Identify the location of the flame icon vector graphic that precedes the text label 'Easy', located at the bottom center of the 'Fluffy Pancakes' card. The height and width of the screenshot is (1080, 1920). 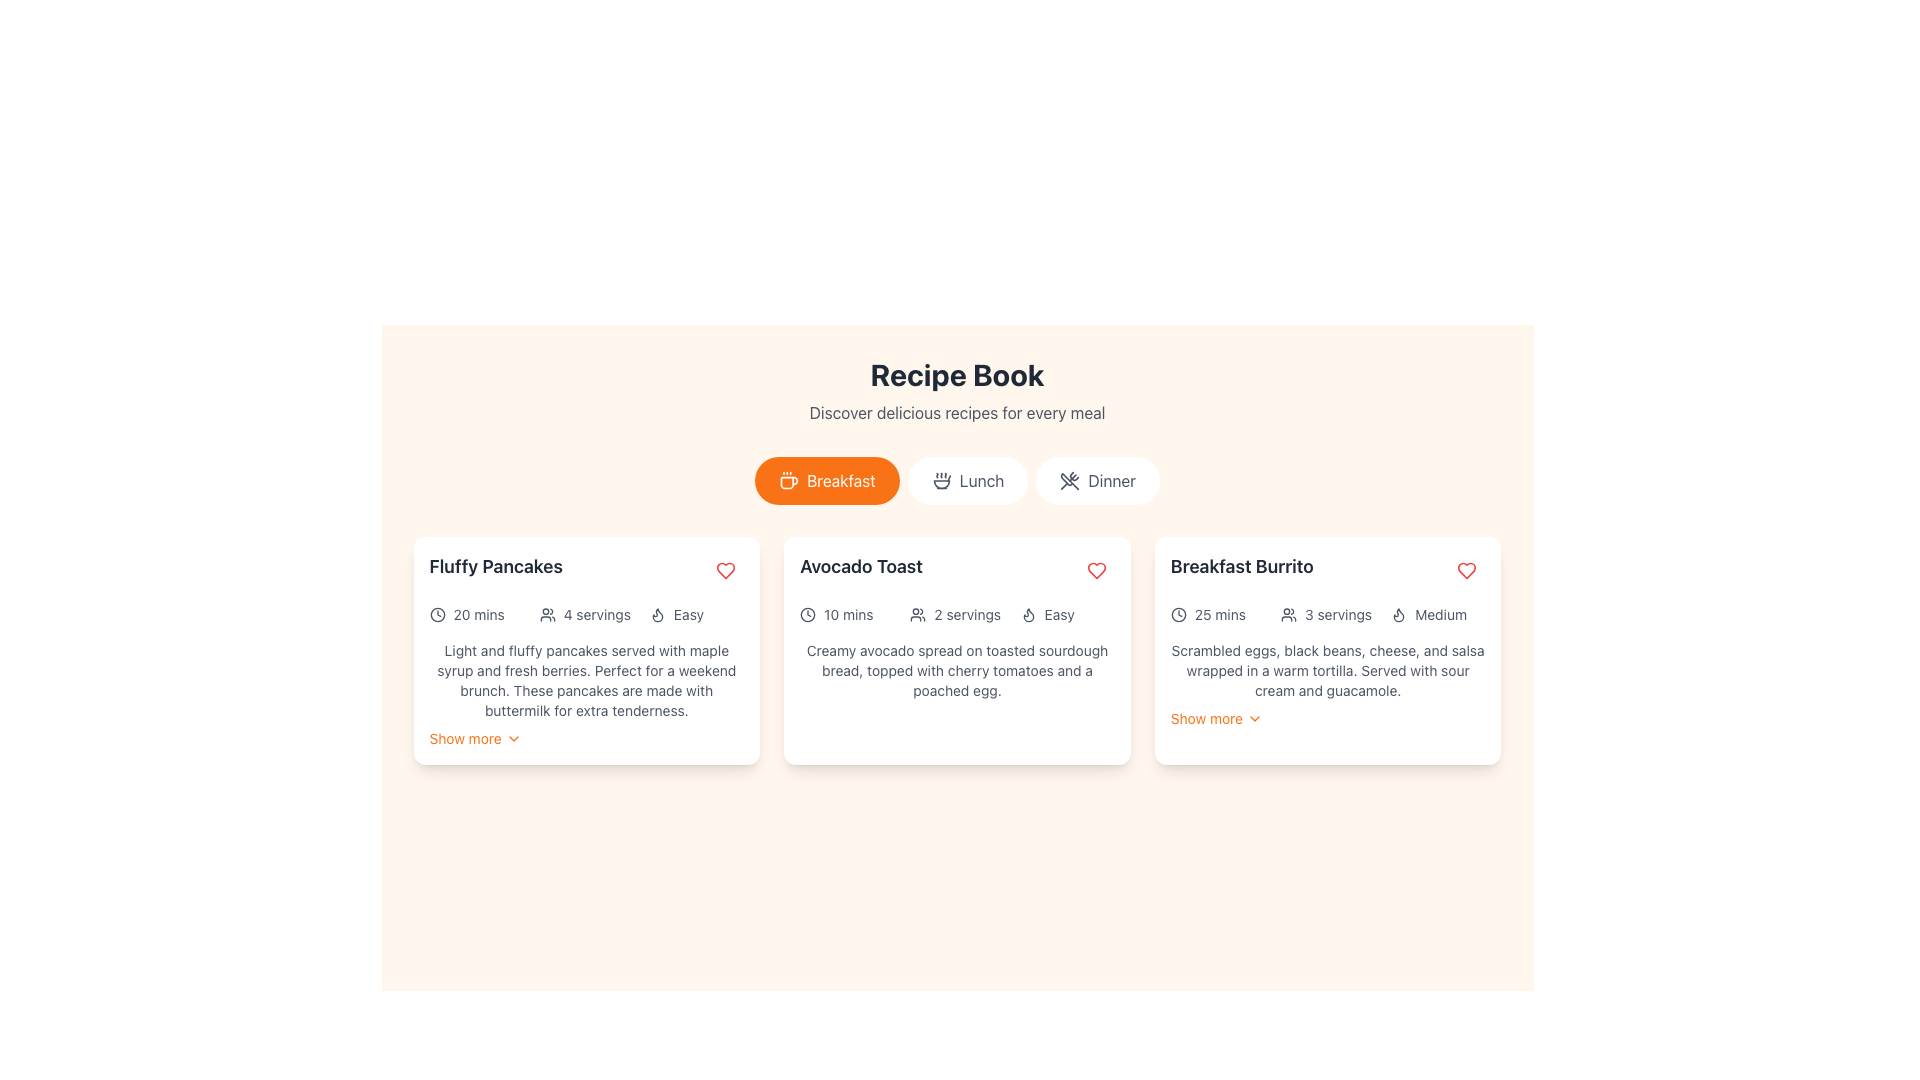
(657, 613).